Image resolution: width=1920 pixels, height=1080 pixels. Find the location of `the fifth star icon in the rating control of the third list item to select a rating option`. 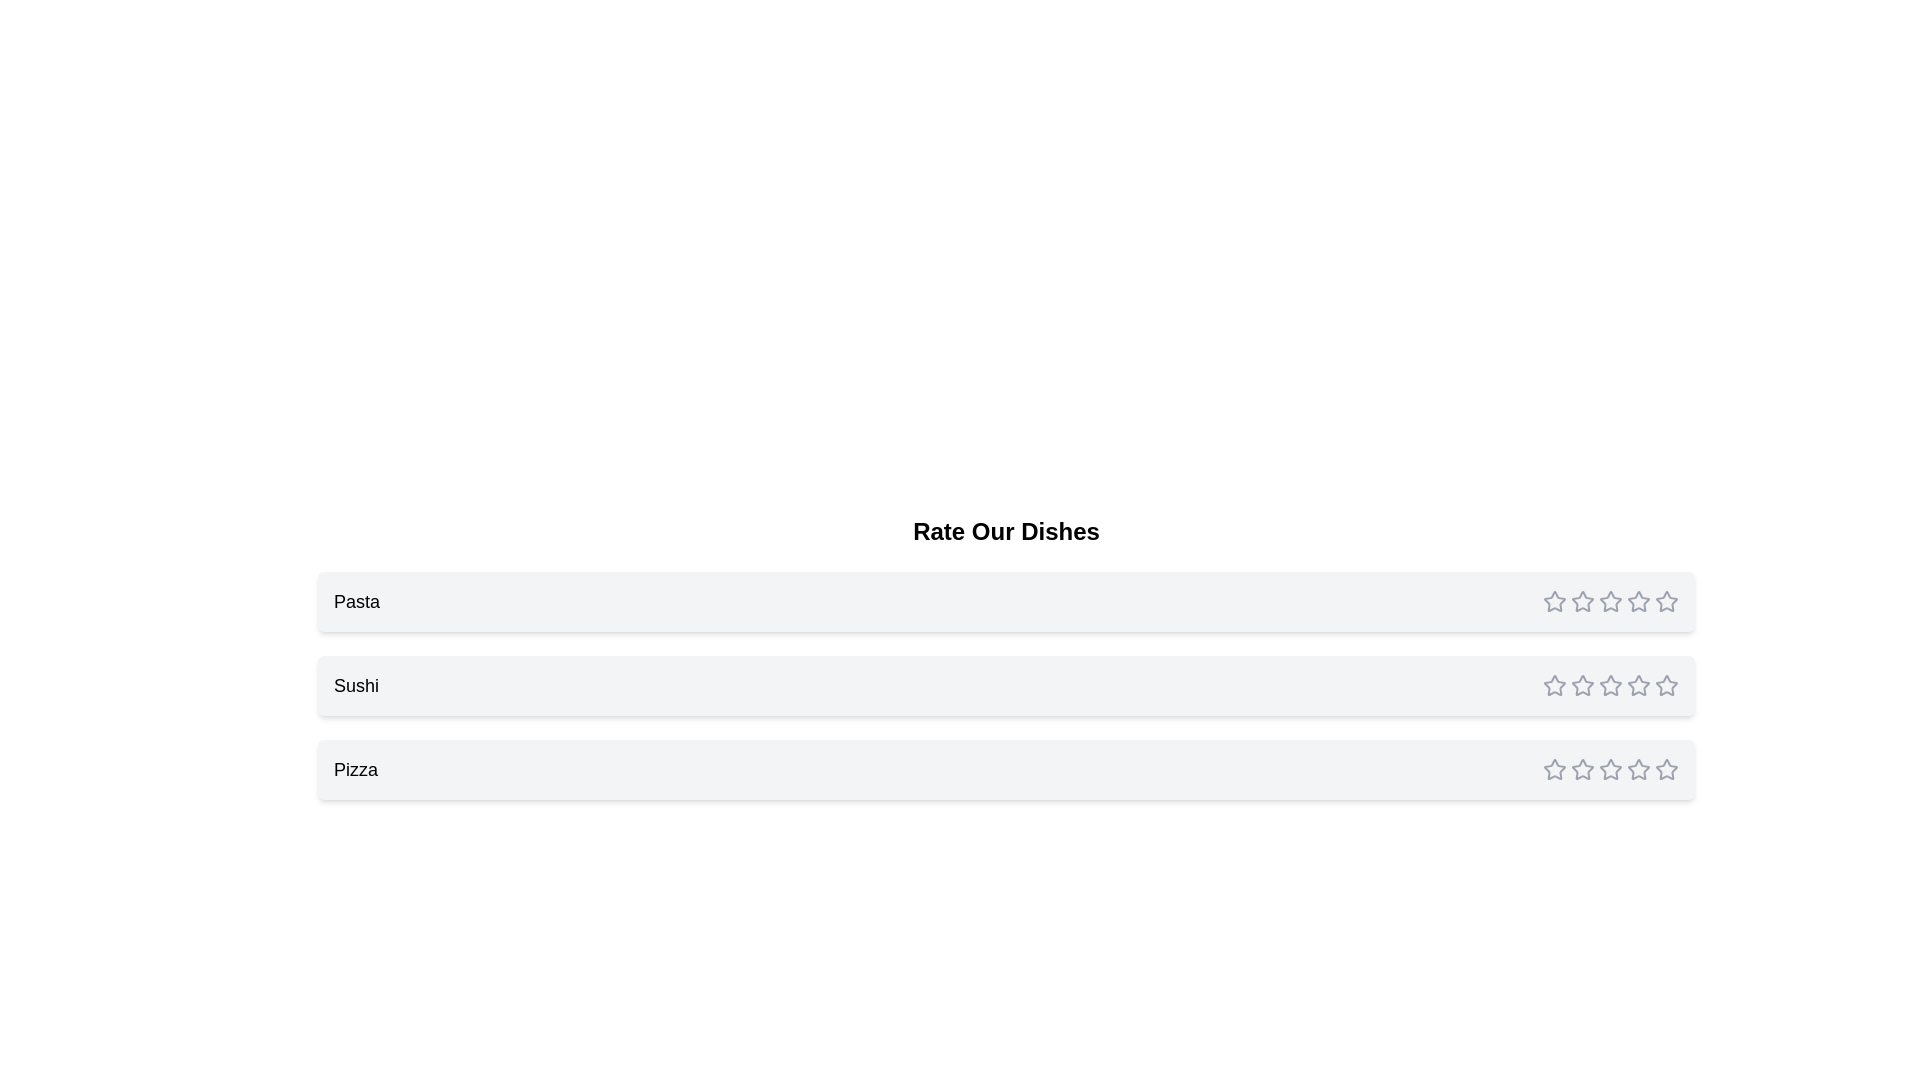

the fifth star icon in the rating control of the third list item to select a rating option is located at coordinates (1666, 769).